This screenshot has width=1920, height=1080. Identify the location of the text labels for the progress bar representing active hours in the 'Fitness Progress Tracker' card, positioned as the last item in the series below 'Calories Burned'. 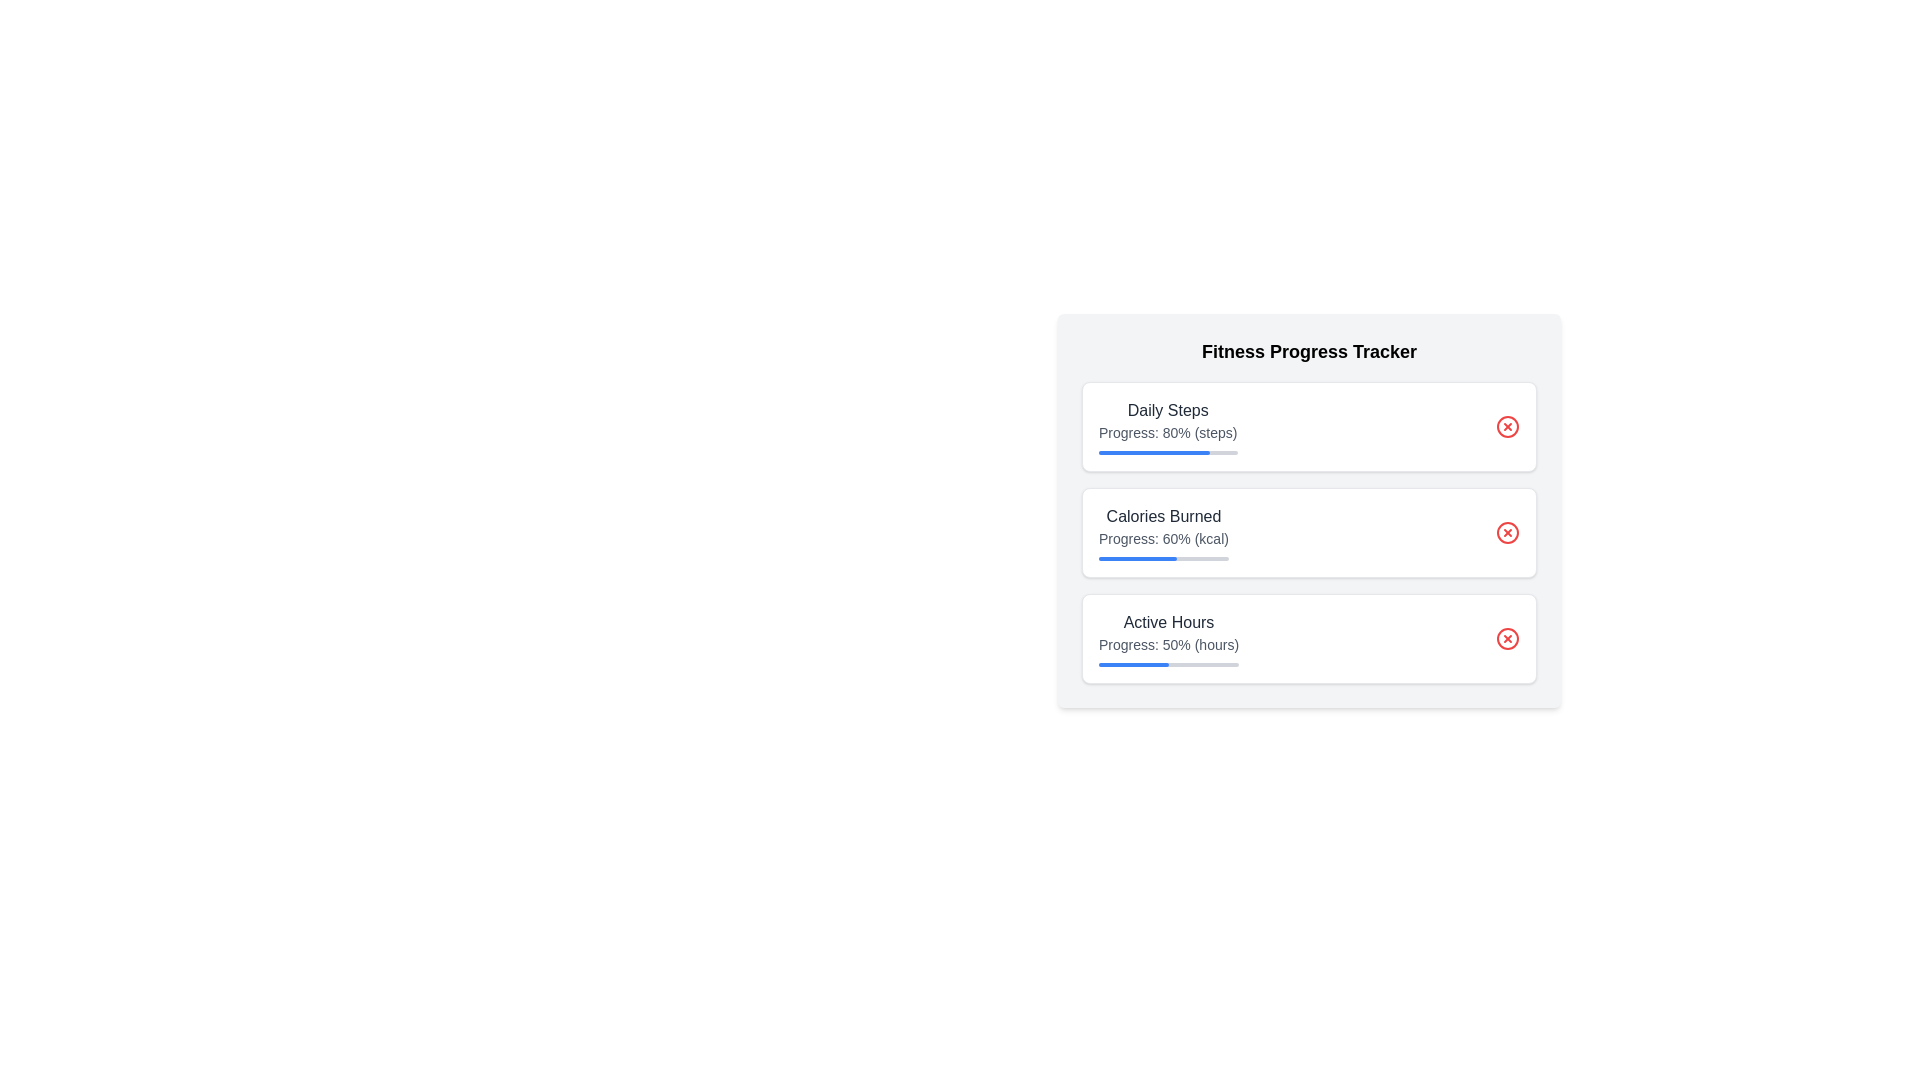
(1309, 639).